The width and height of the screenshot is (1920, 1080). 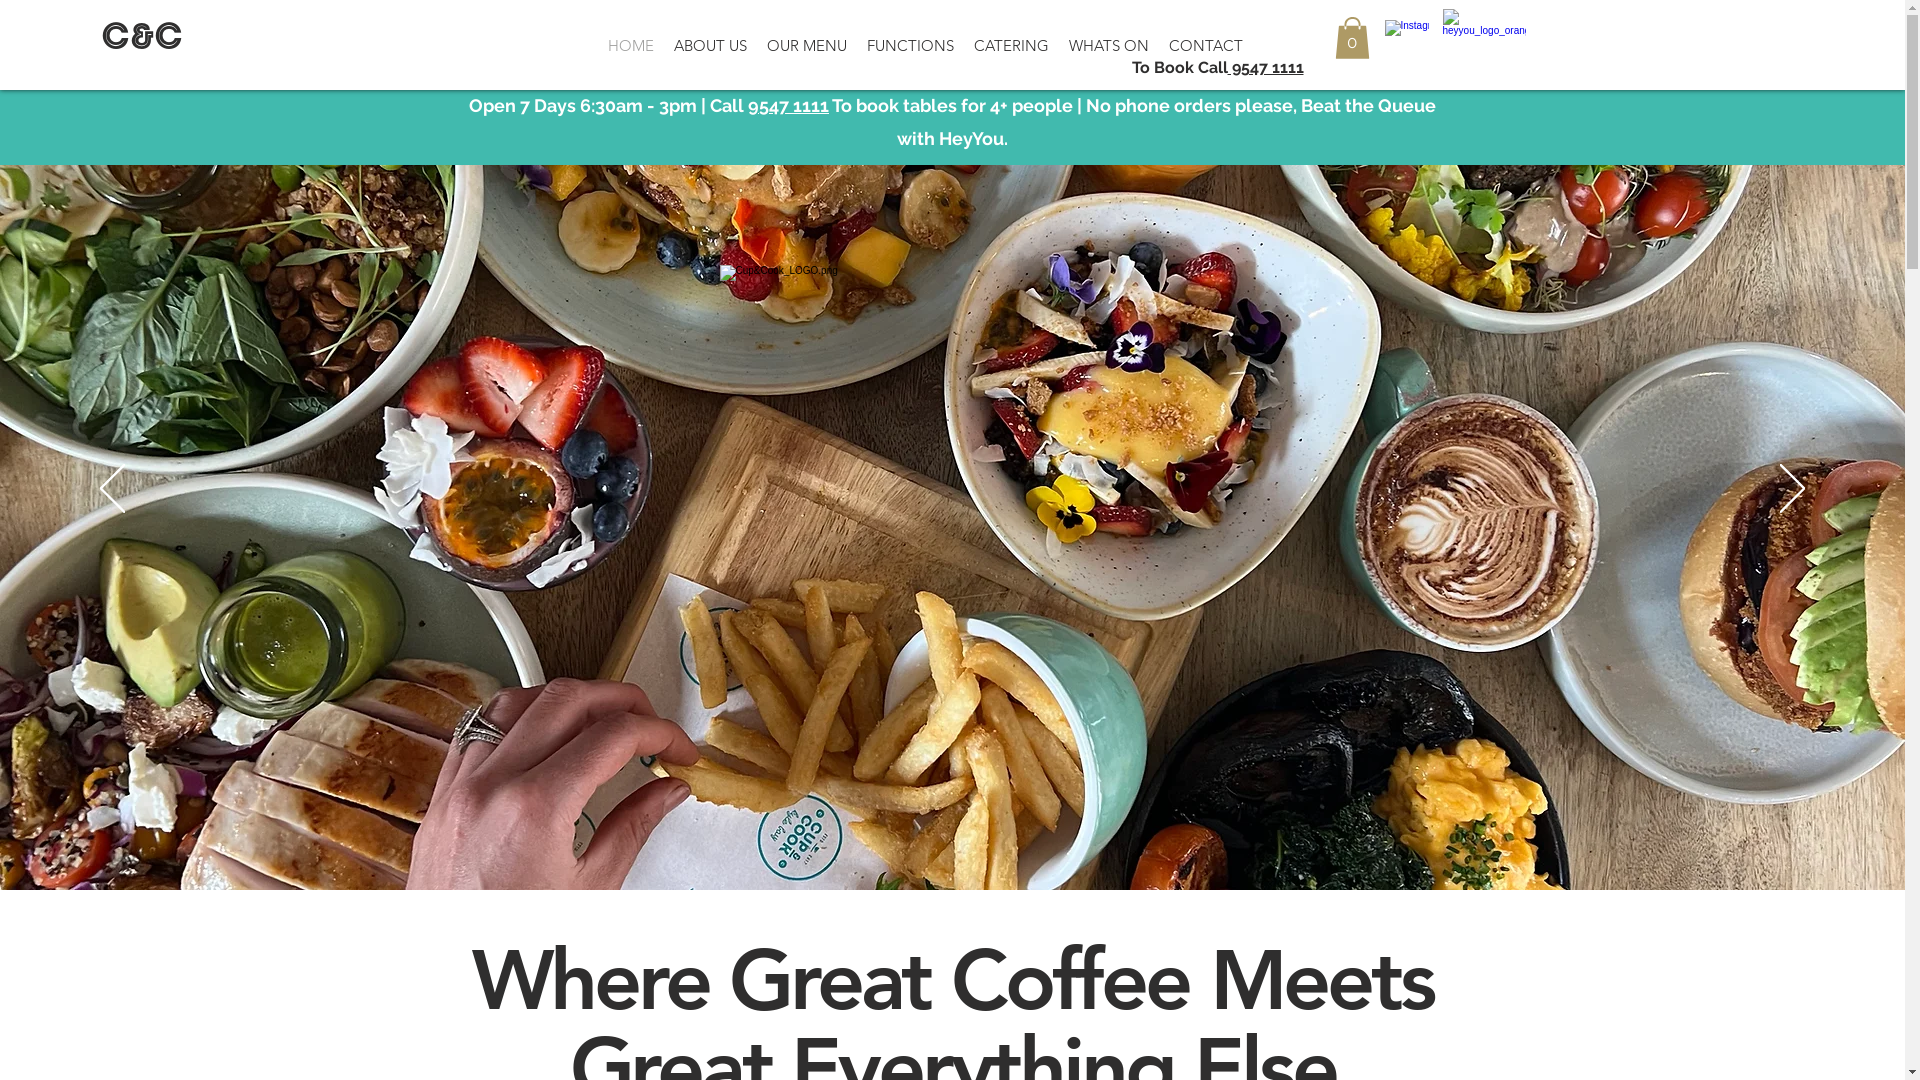 I want to click on 'ABOUT US', so click(x=710, y=45).